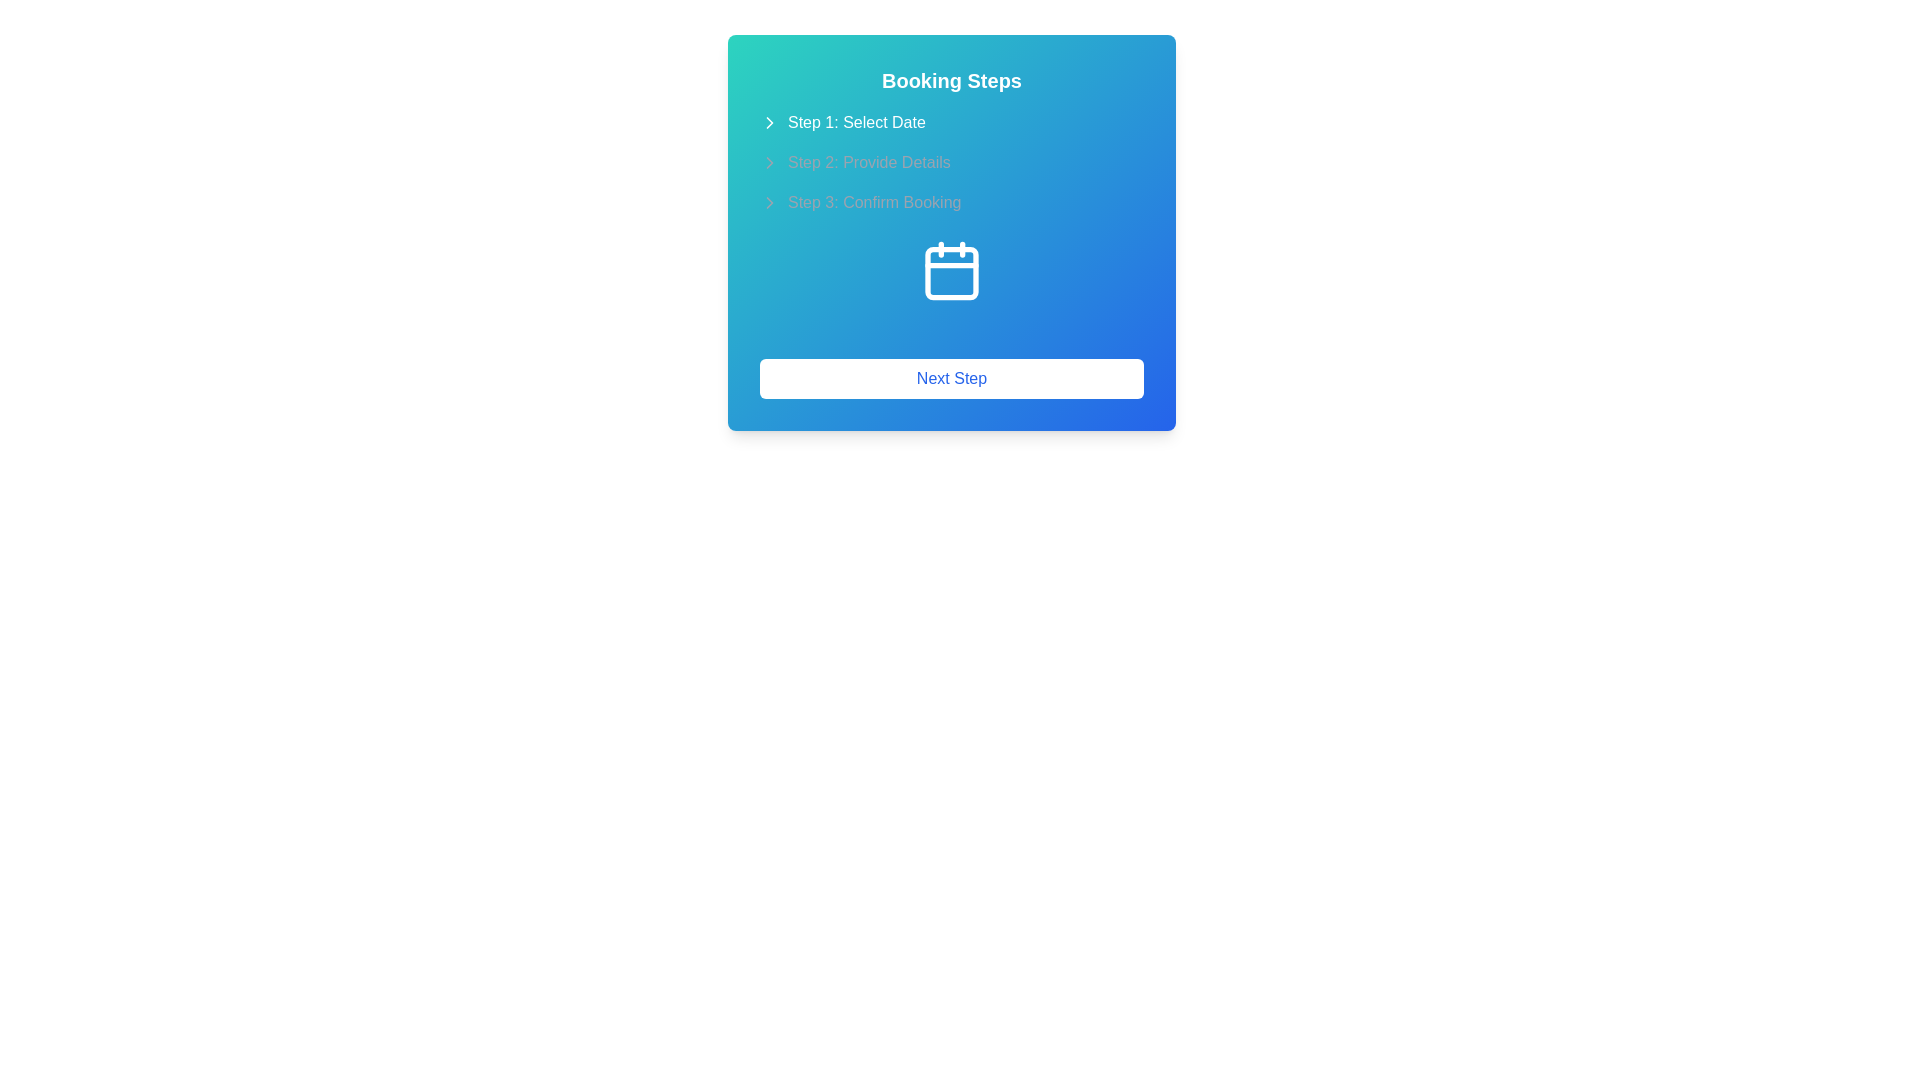 Image resolution: width=1920 pixels, height=1080 pixels. I want to click on the static text label indicating the current step in the multi-step process, which is positioned below 'Step 2: Provide Details' and above a calendar icon, so click(874, 203).